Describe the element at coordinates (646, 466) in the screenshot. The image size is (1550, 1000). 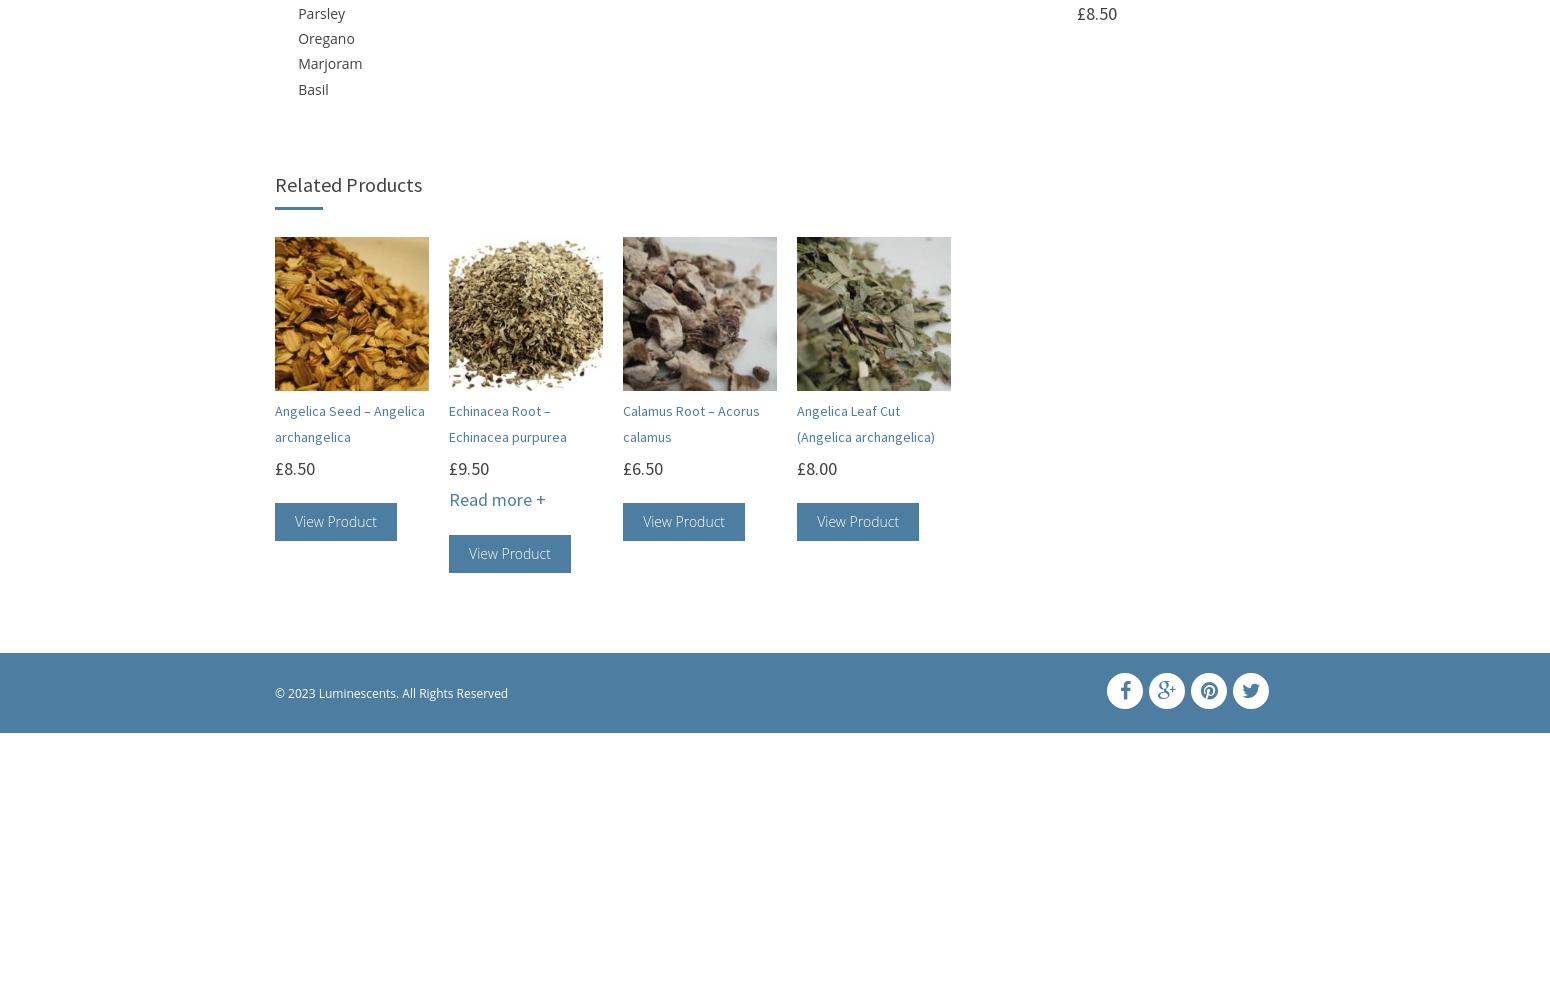
I see `'6.50'` at that location.